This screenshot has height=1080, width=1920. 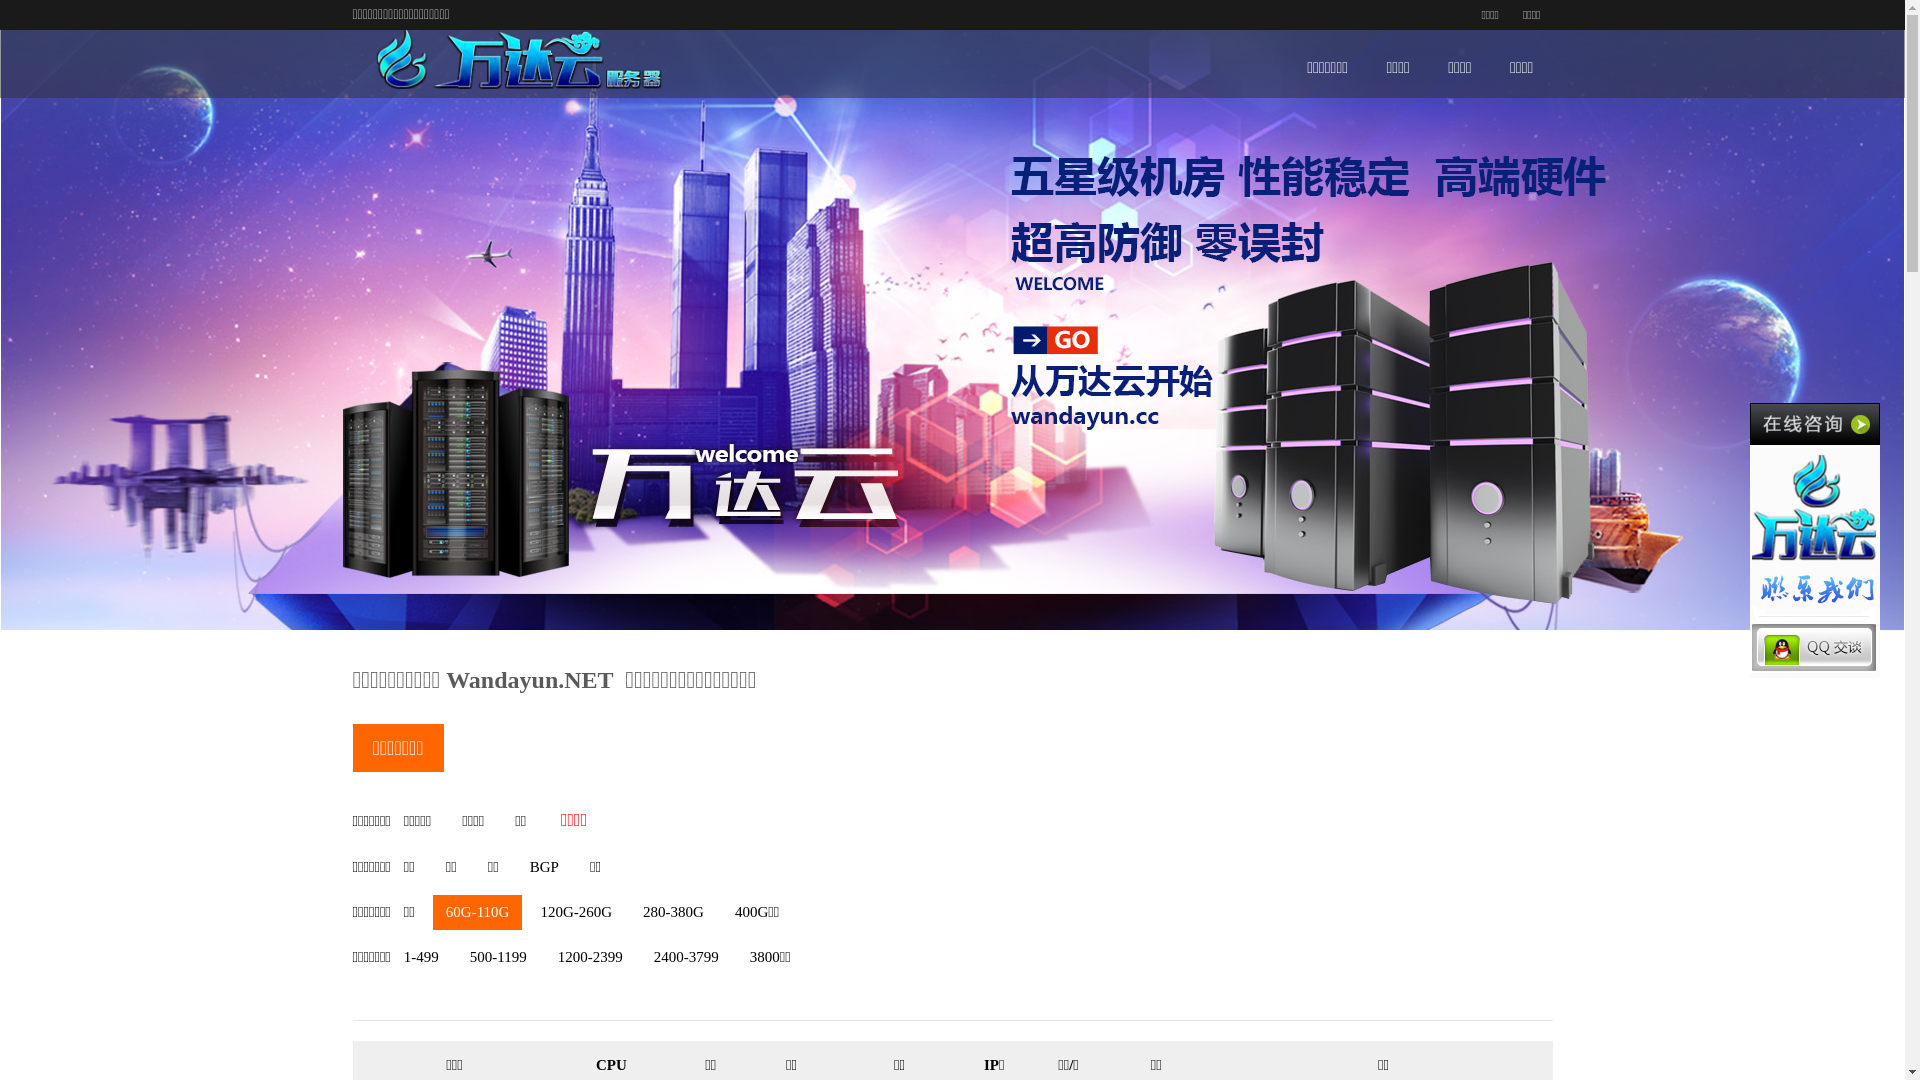 What do you see at coordinates (477, 912) in the screenshot?
I see `'60G-110G'` at bounding box center [477, 912].